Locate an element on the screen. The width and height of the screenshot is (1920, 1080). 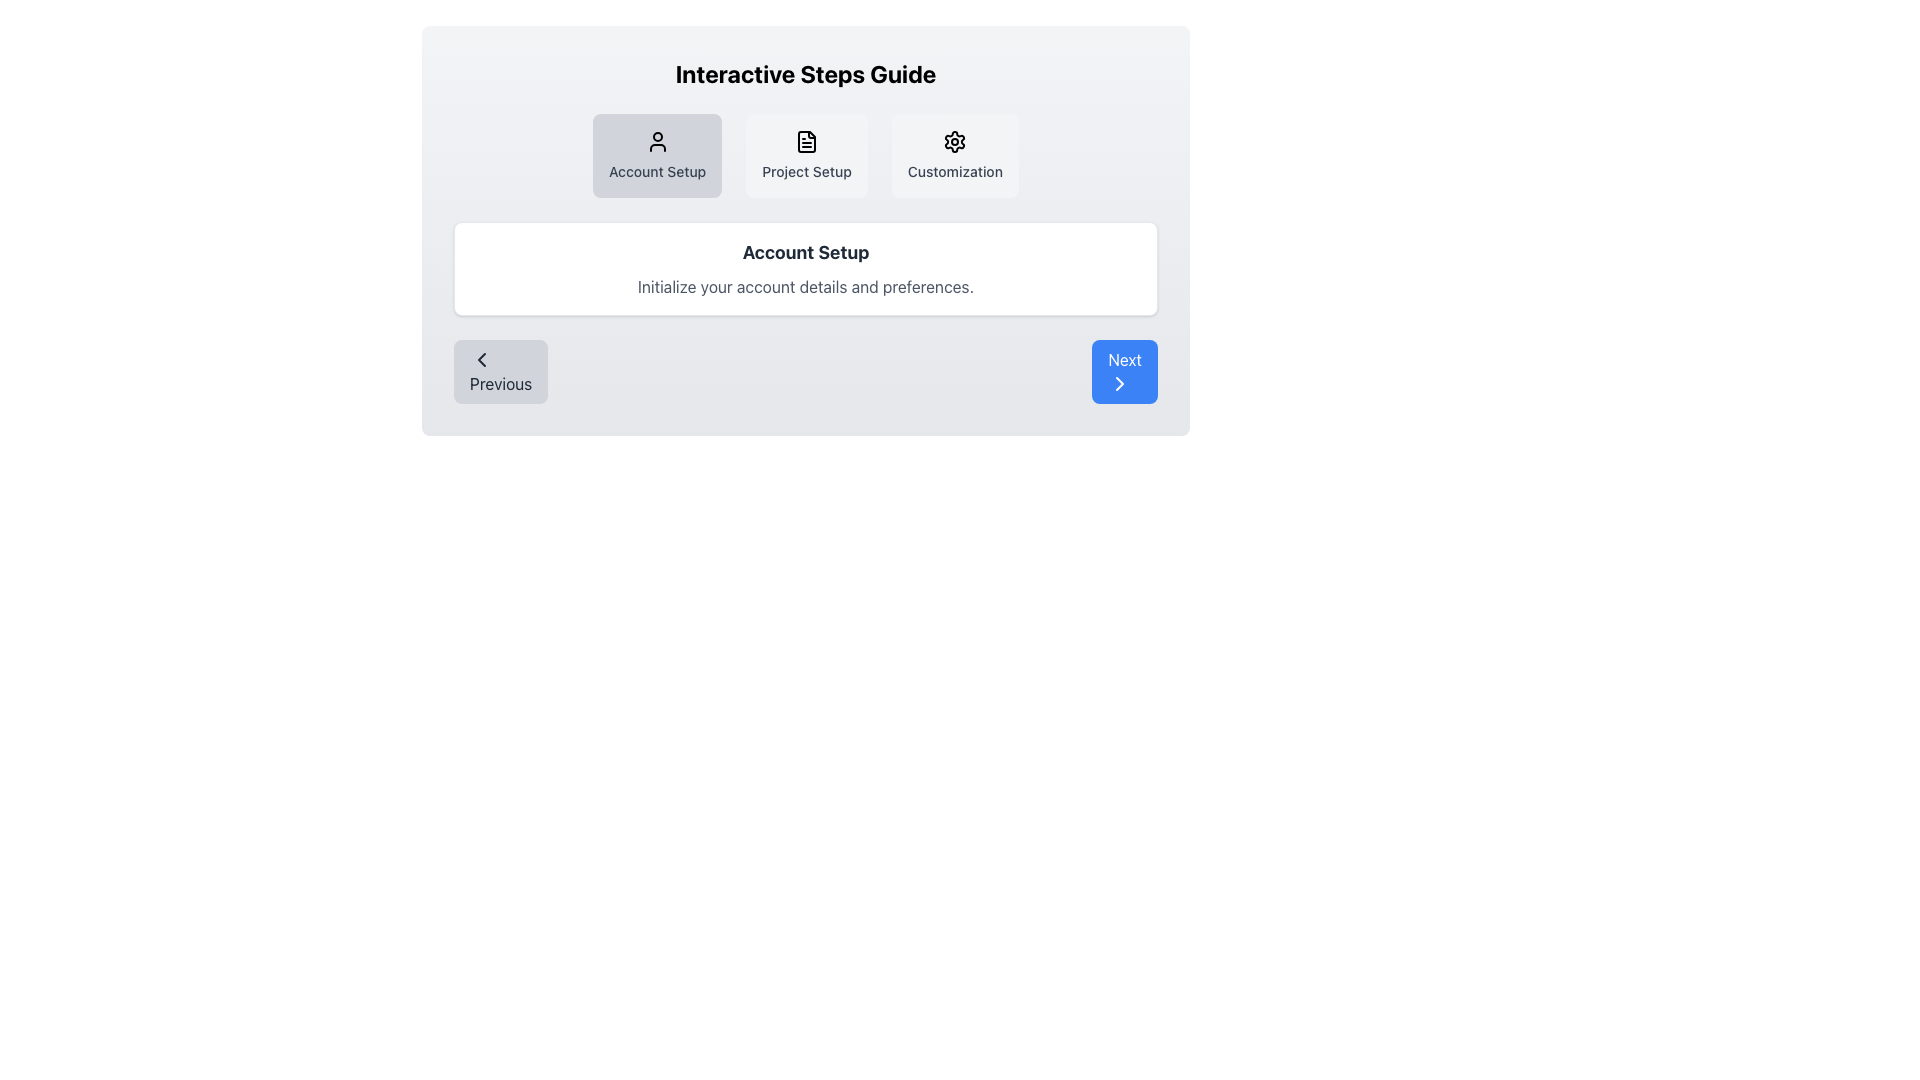
the user profile icon, which is a minimalist line art design representing a head and shoulders, located in the center-top region of the 'Account Setup' section is located at coordinates (657, 141).